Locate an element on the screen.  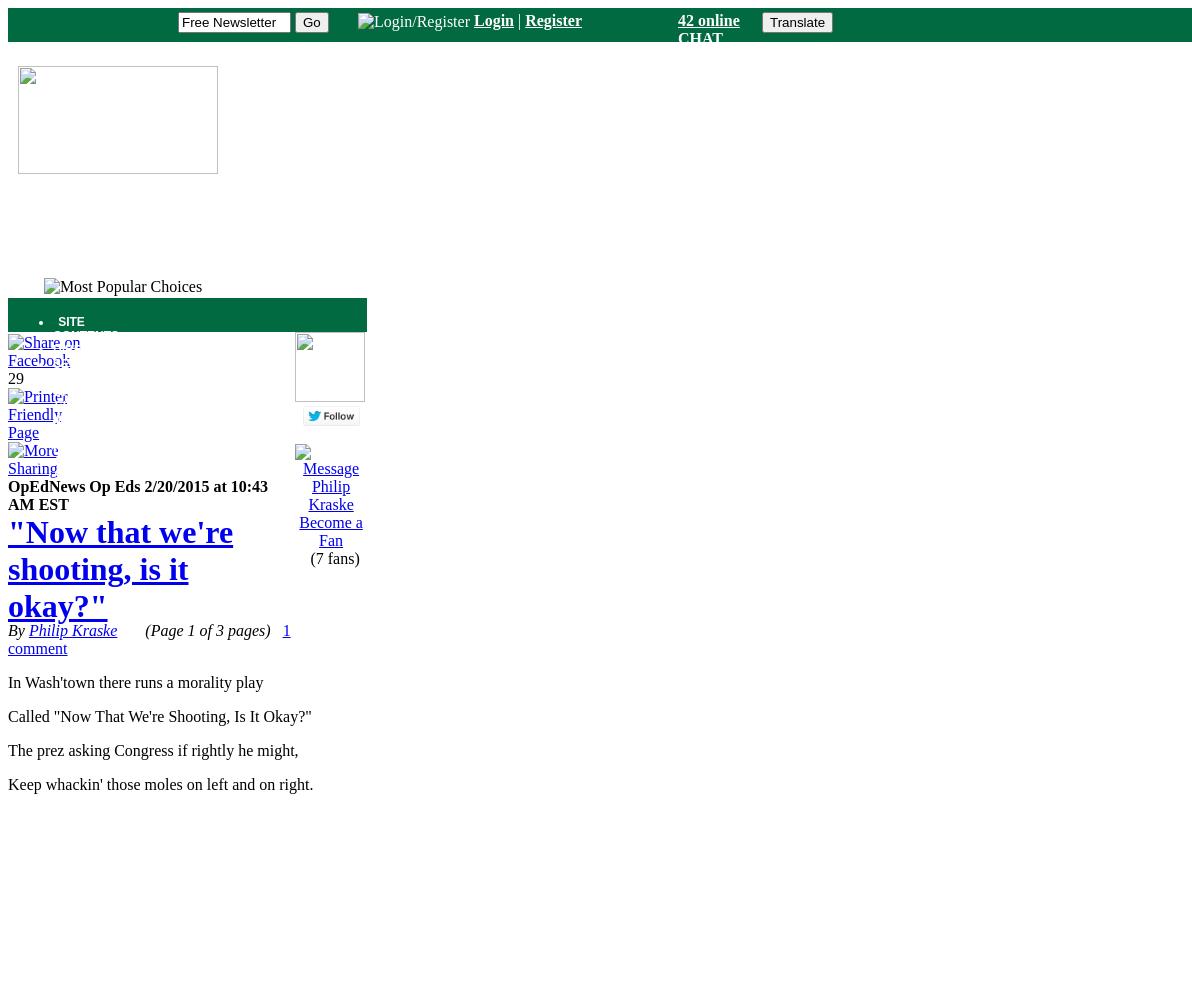
'|' is located at coordinates (519, 19).